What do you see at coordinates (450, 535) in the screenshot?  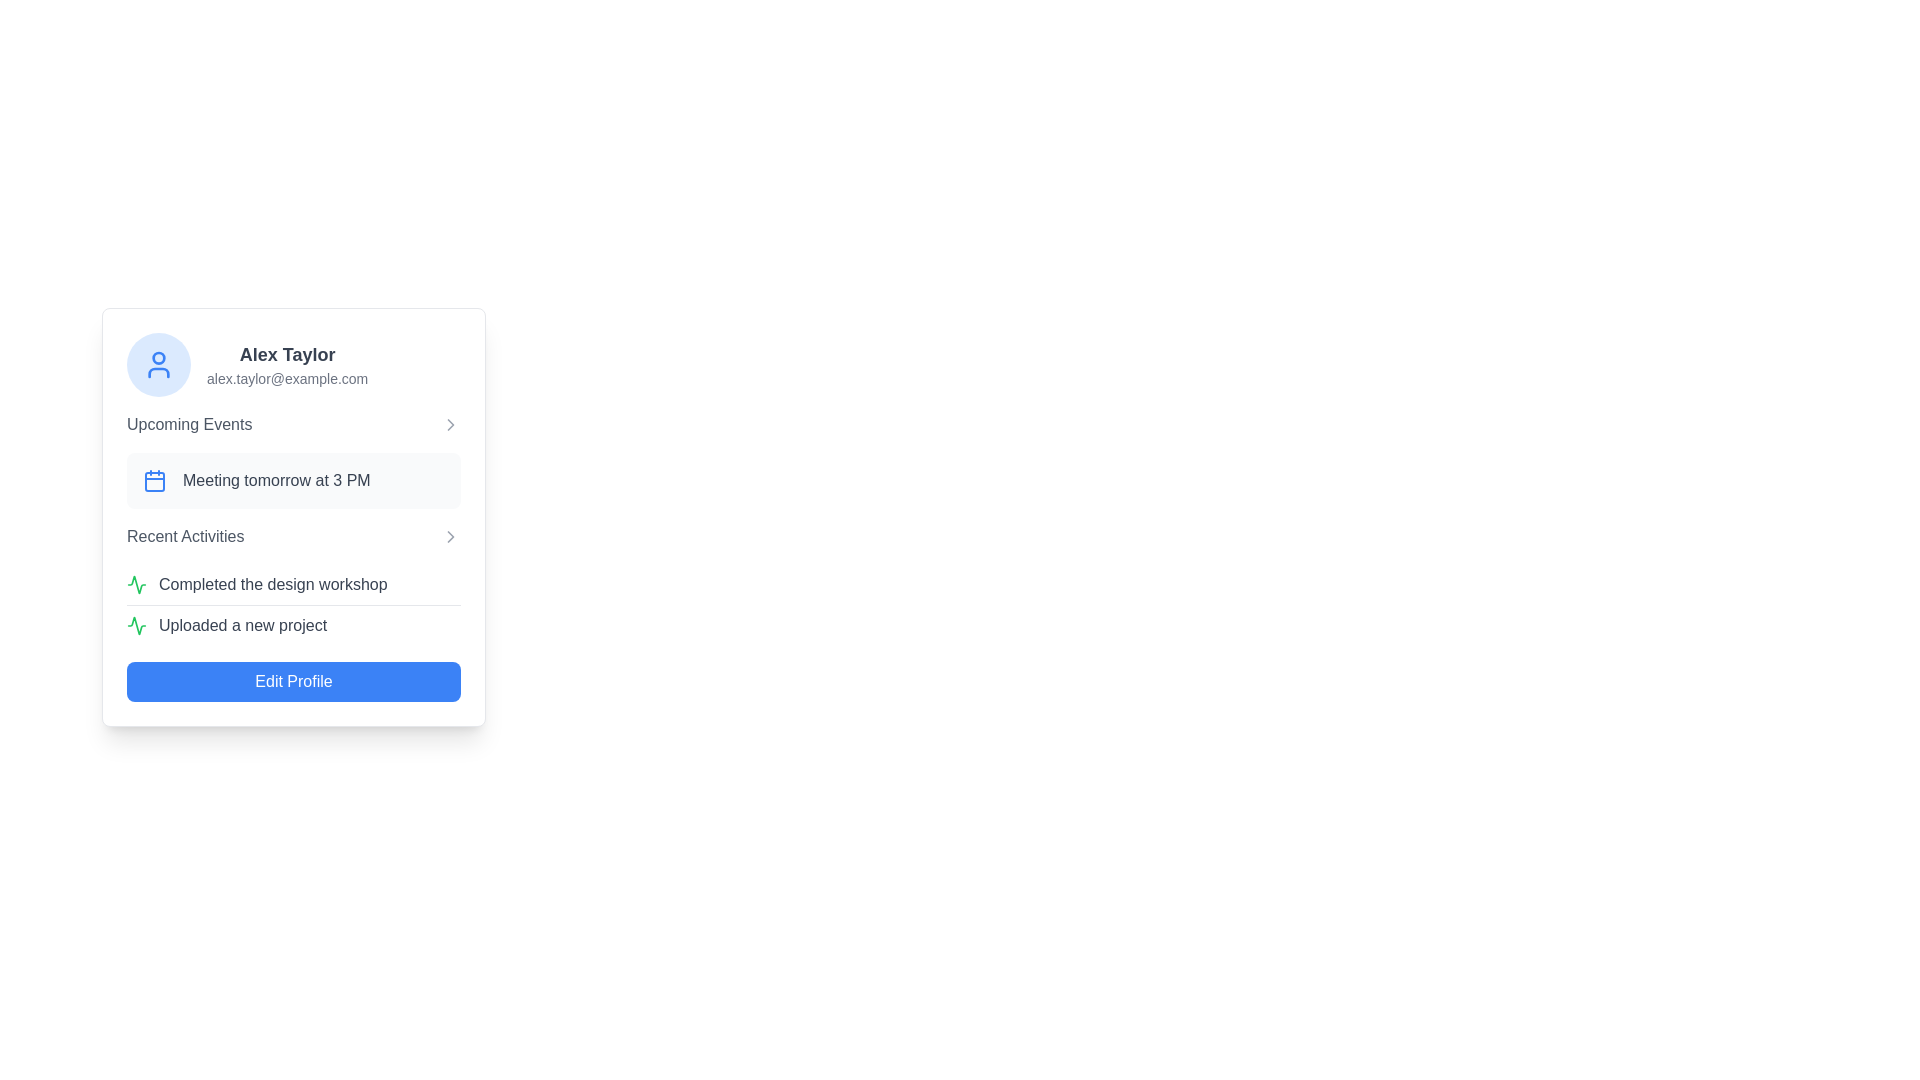 I see `the right-pointing arrow icon located next to the 'Recent Activities' label` at bounding box center [450, 535].